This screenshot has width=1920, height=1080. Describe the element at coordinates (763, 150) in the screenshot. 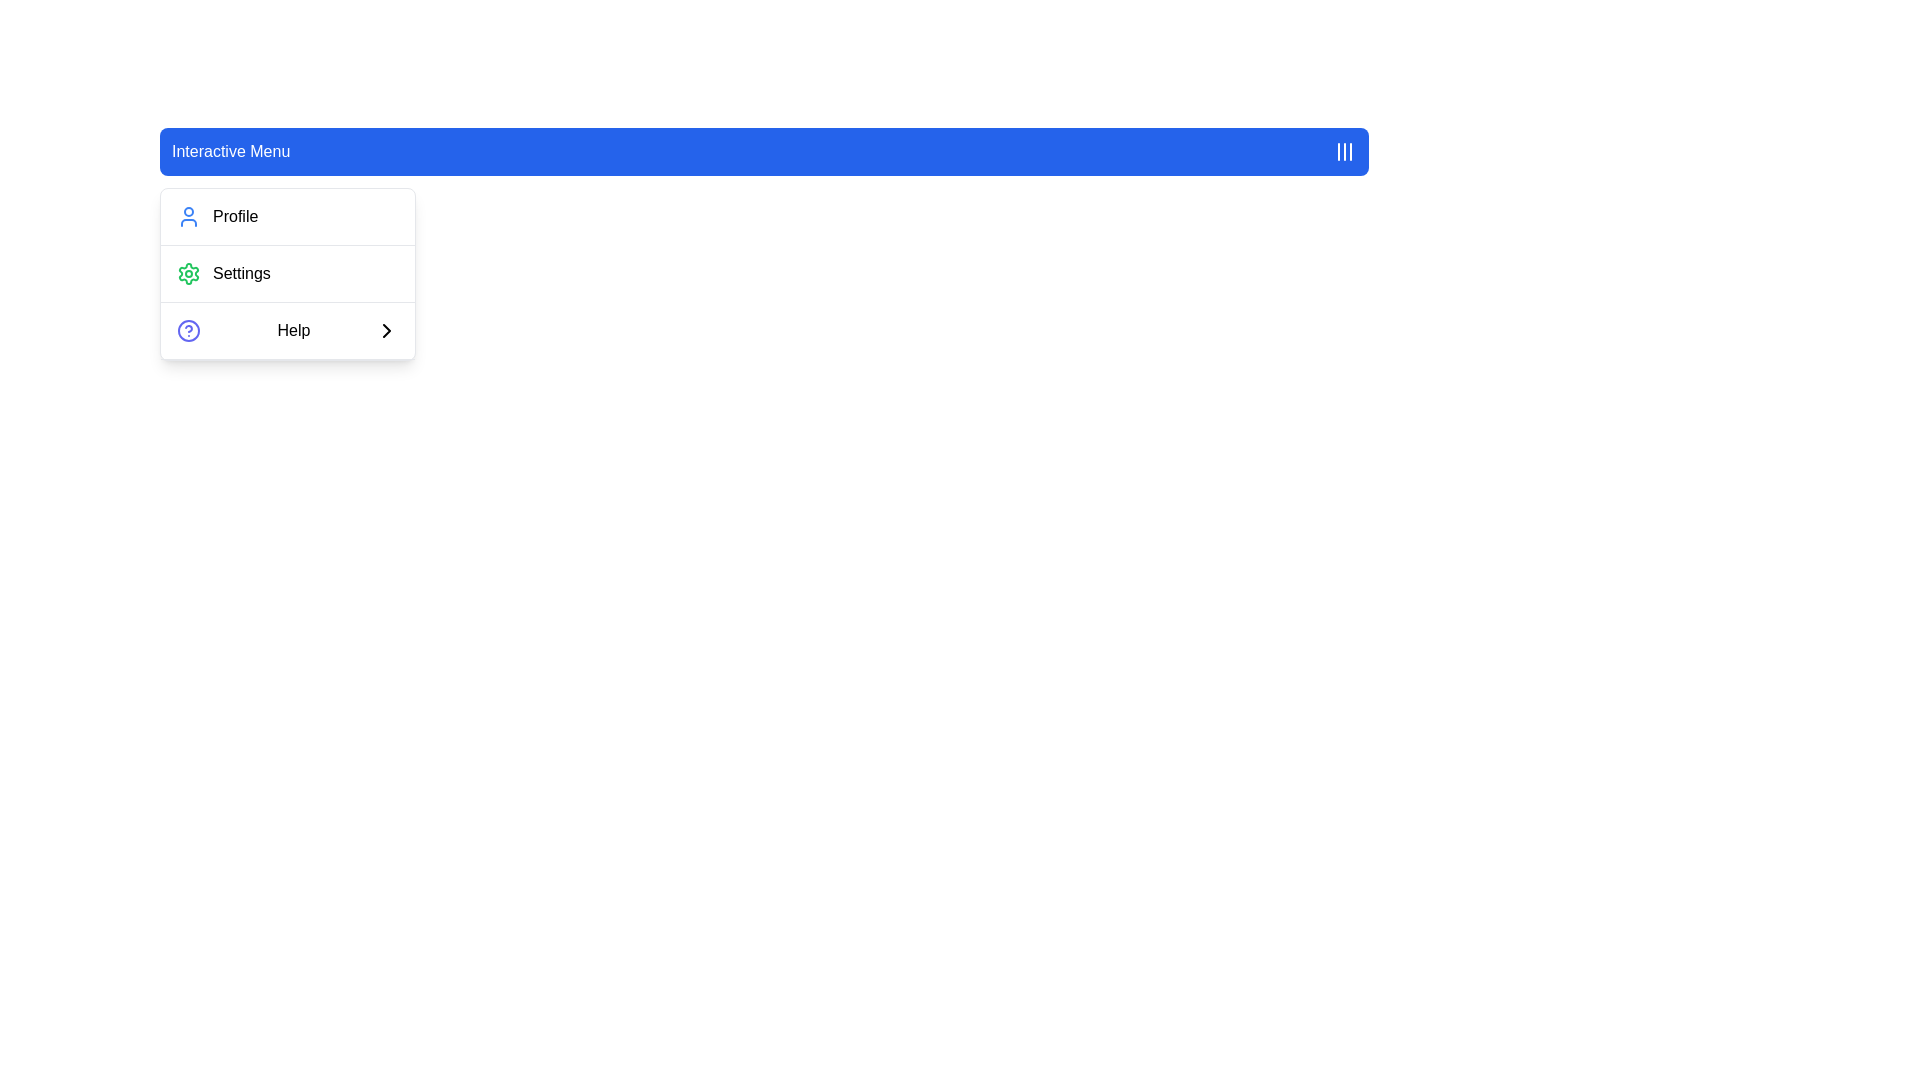

I see `the Navigation Menu Bar located at the top center of the interface for keyboard navigation` at that location.